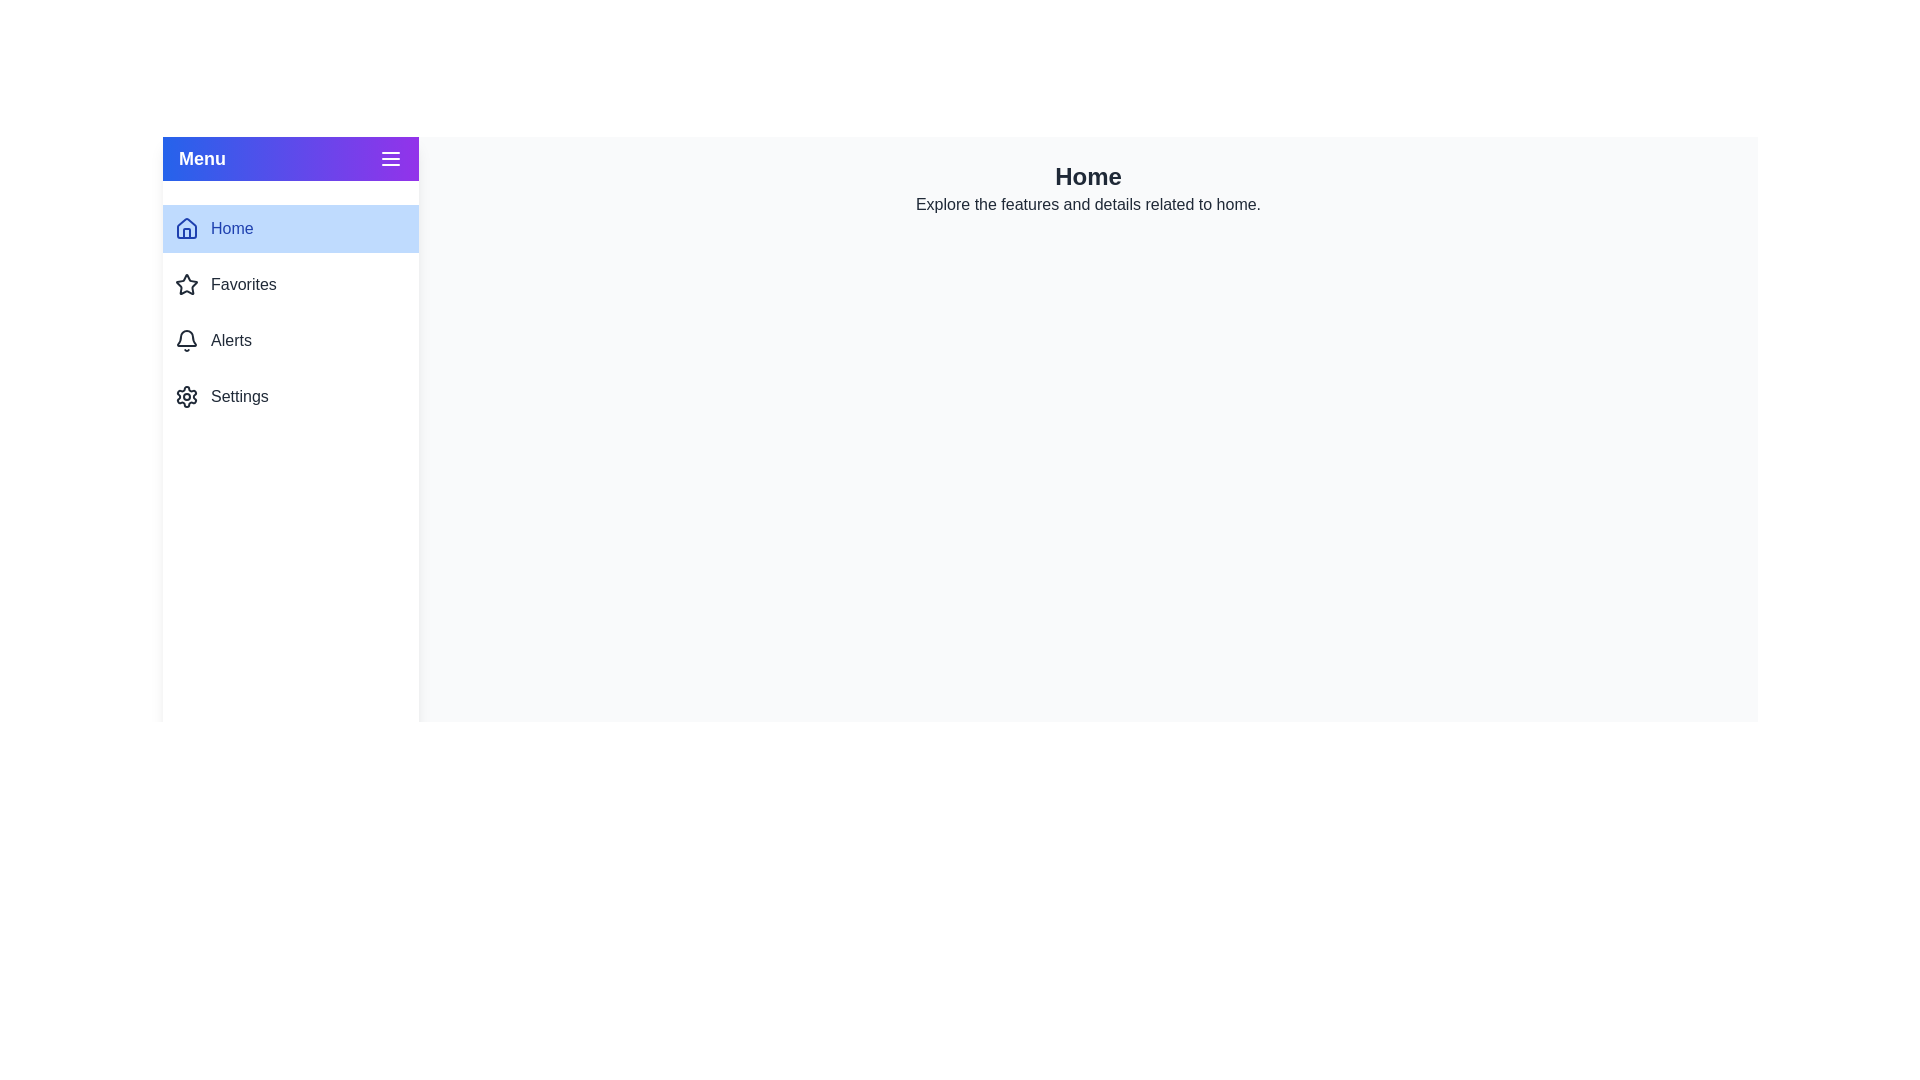 This screenshot has height=1080, width=1920. What do you see at coordinates (187, 285) in the screenshot?
I see `the star-shaped icon located at the leftmost side of the 'Favorites' label in the vertical navigation menu` at bounding box center [187, 285].